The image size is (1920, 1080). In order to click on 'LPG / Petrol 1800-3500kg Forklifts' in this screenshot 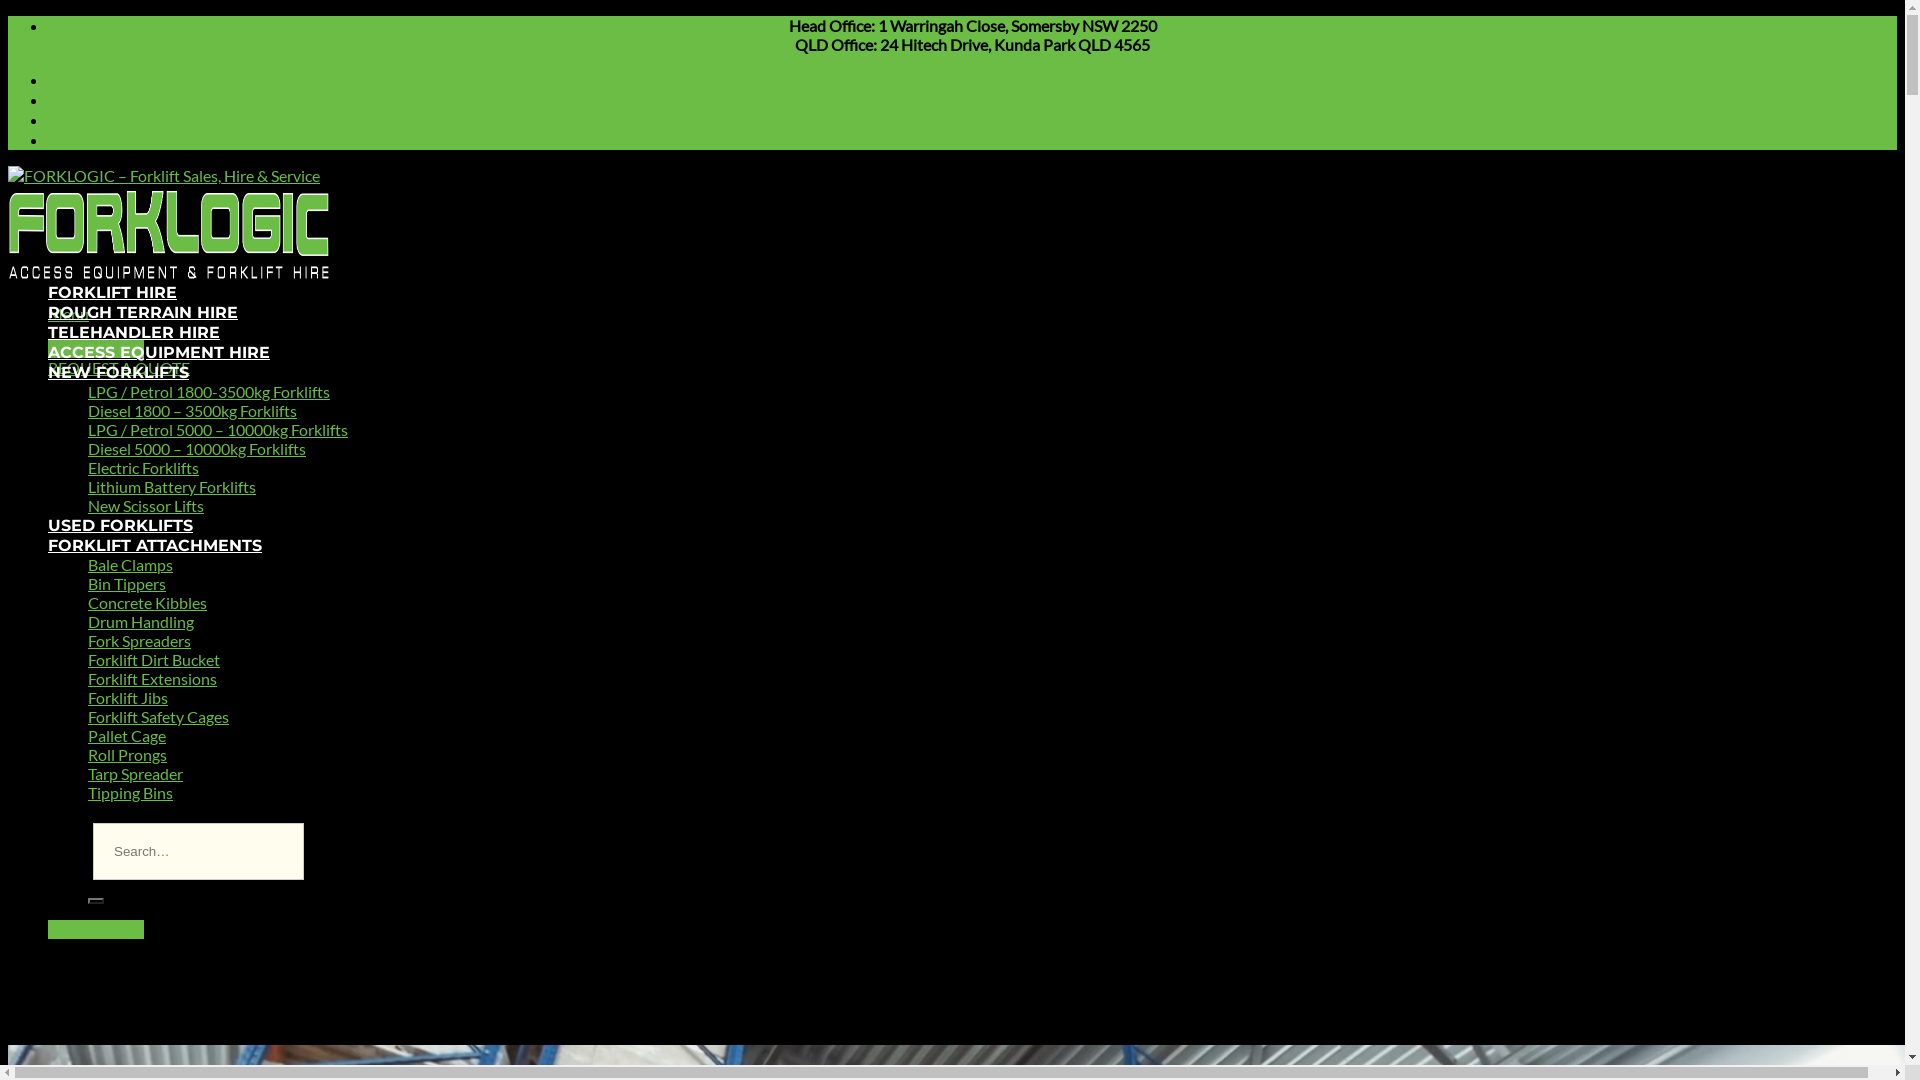, I will do `click(209, 391)`.